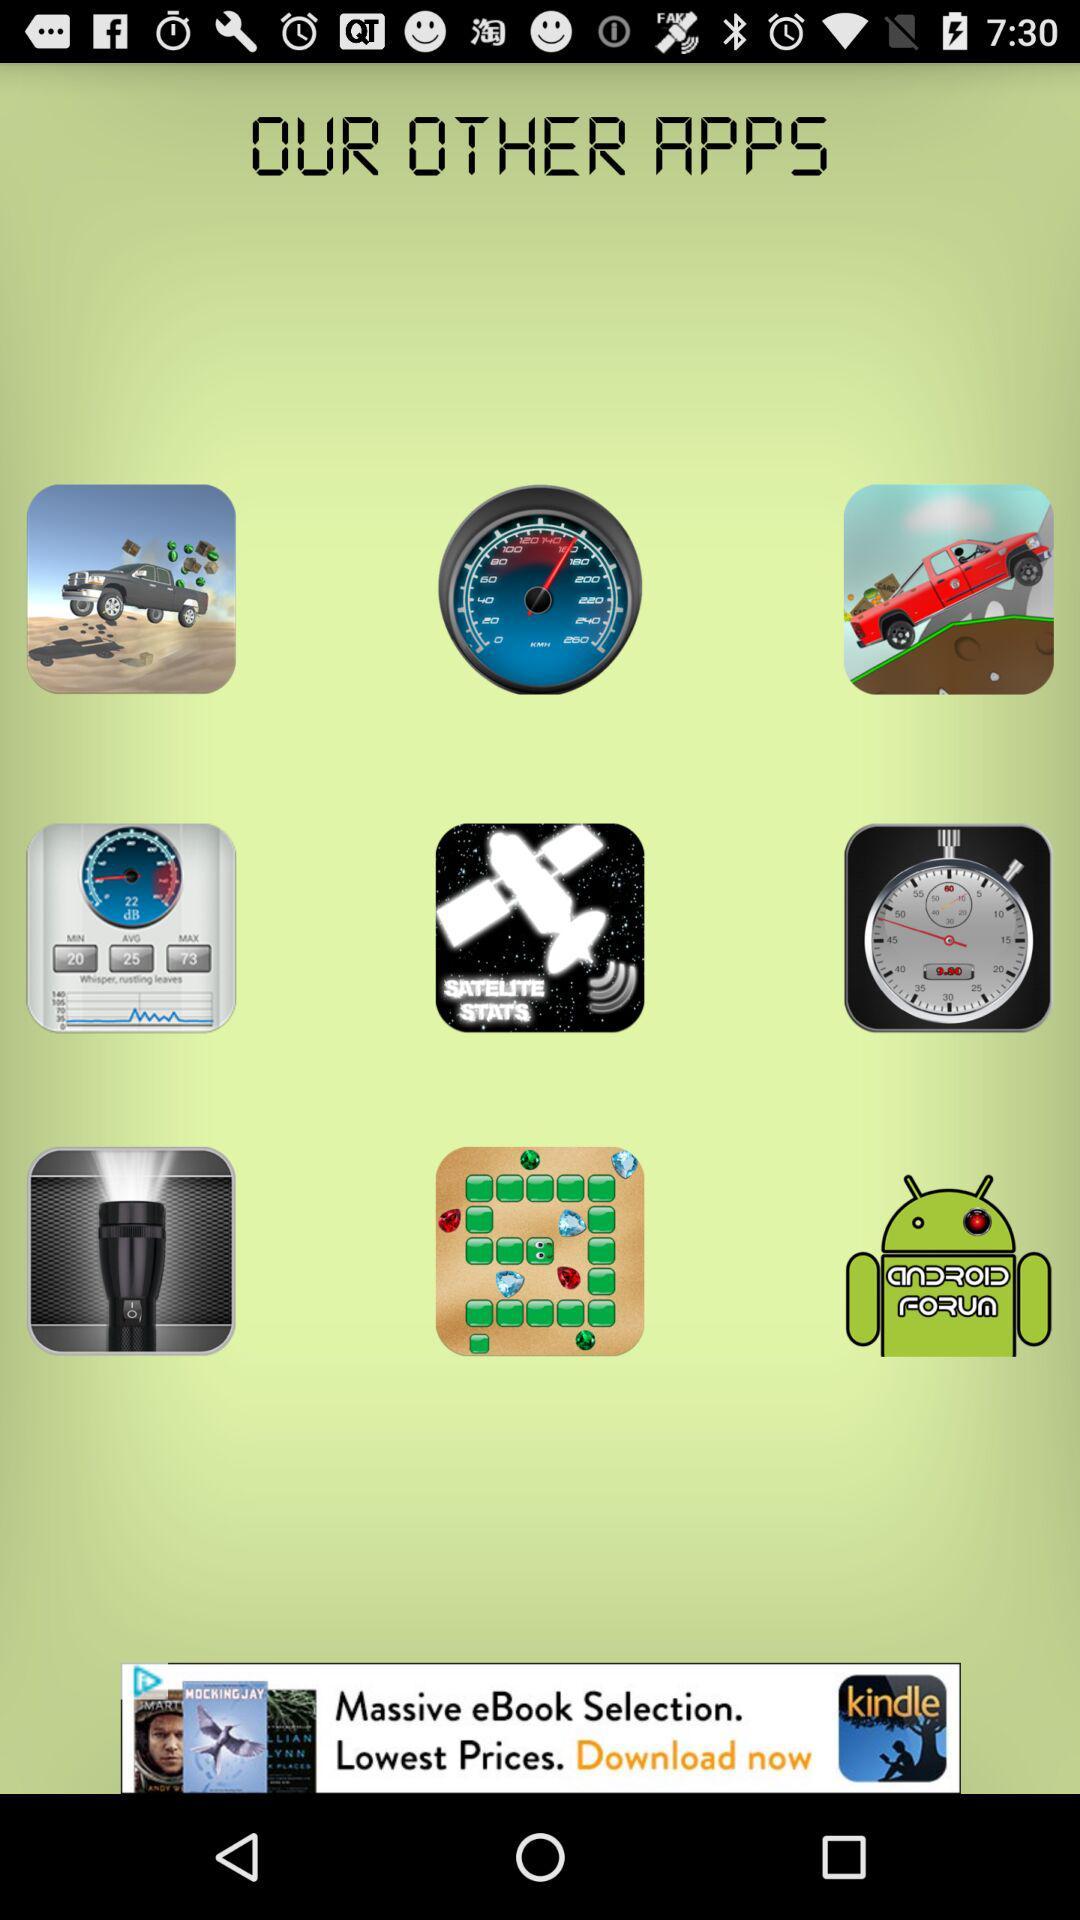 The height and width of the screenshot is (1920, 1080). I want to click on open an app, so click(540, 588).